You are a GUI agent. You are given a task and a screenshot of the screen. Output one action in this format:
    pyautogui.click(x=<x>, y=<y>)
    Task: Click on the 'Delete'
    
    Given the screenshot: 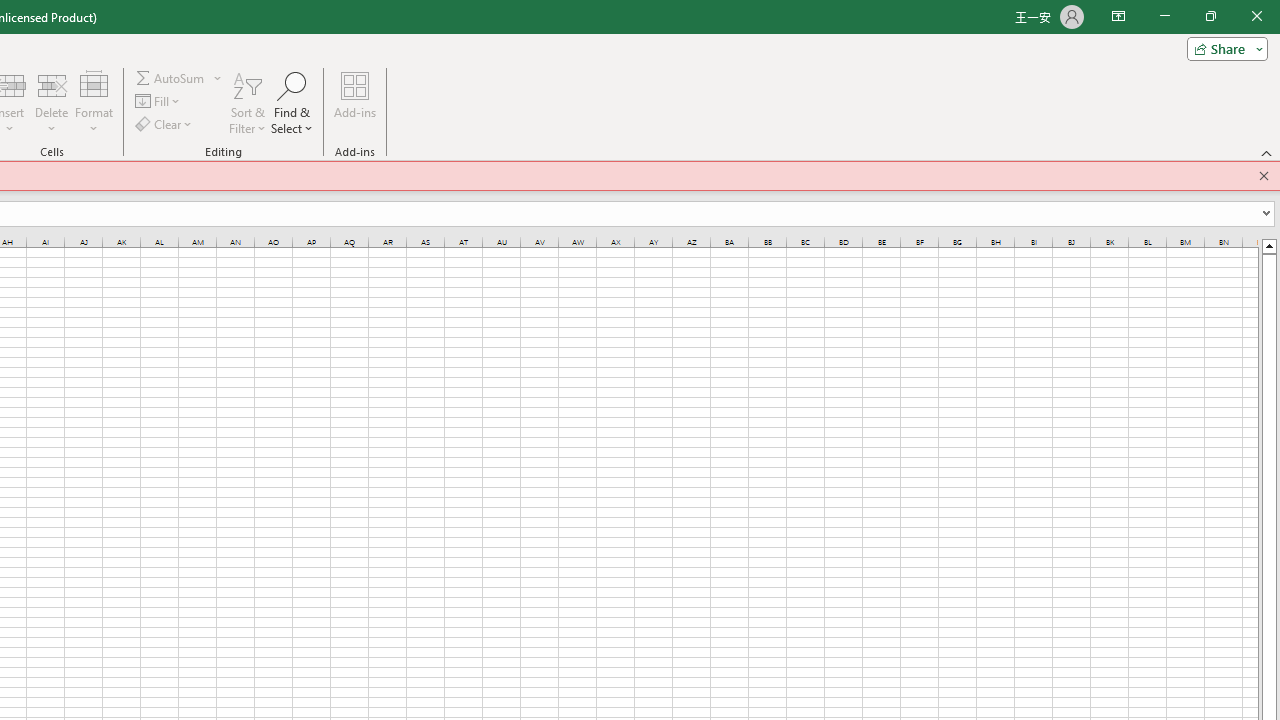 What is the action you would take?
    pyautogui.click(x=51, y=103)
    